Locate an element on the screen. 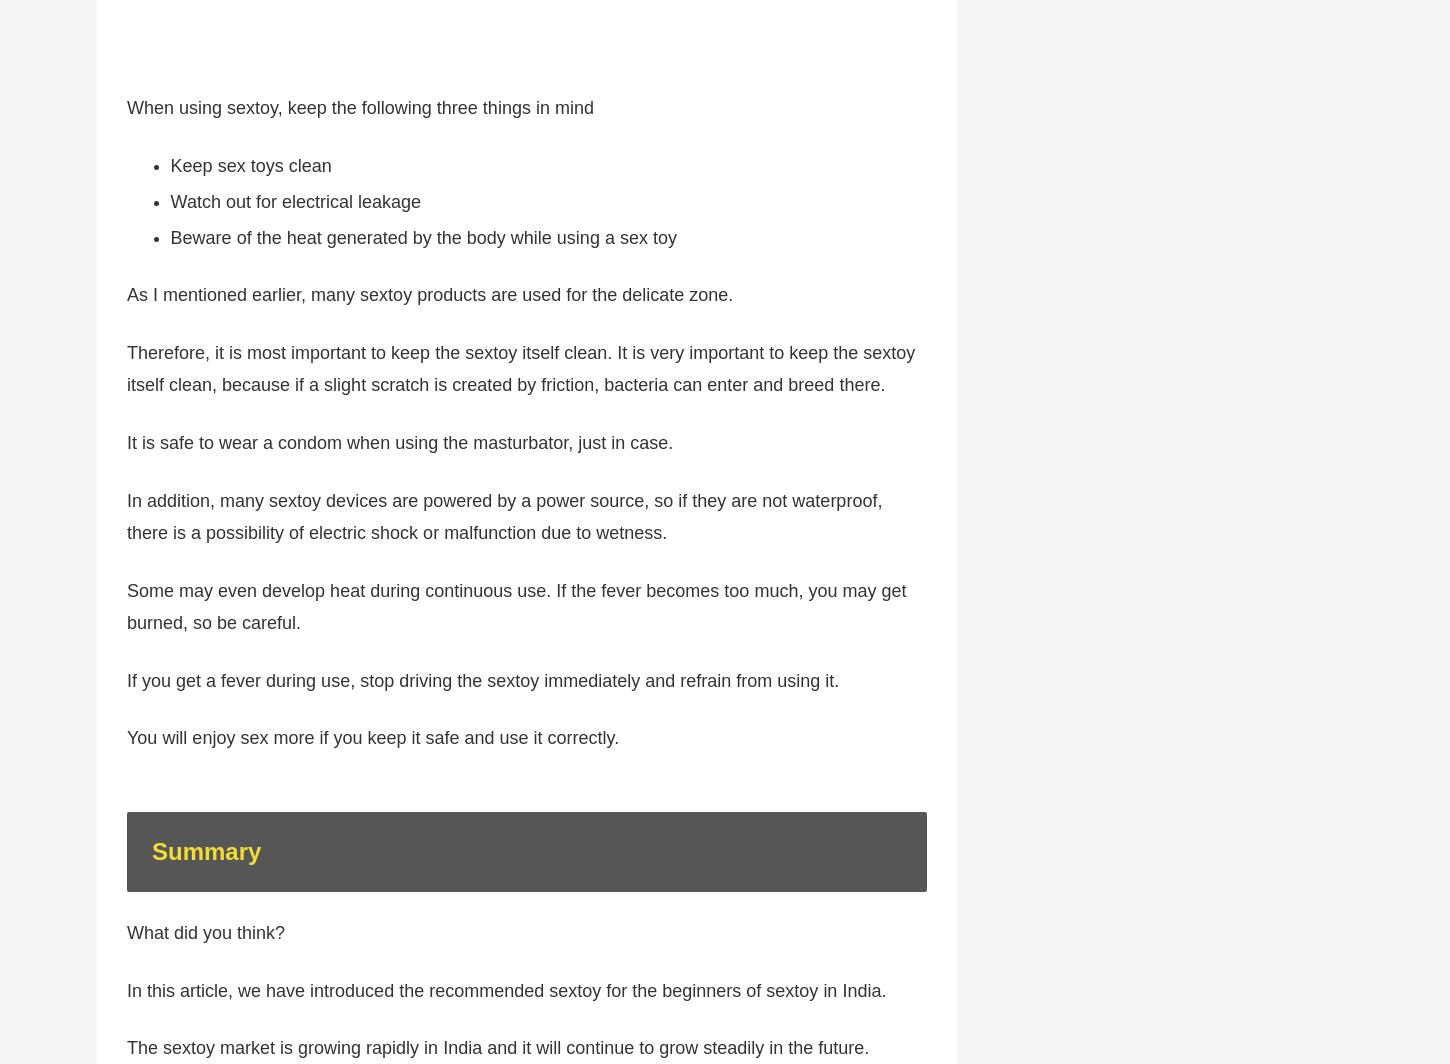  'When using sextoy, keep the following three things in mind' is located at coordinates (360, 118).